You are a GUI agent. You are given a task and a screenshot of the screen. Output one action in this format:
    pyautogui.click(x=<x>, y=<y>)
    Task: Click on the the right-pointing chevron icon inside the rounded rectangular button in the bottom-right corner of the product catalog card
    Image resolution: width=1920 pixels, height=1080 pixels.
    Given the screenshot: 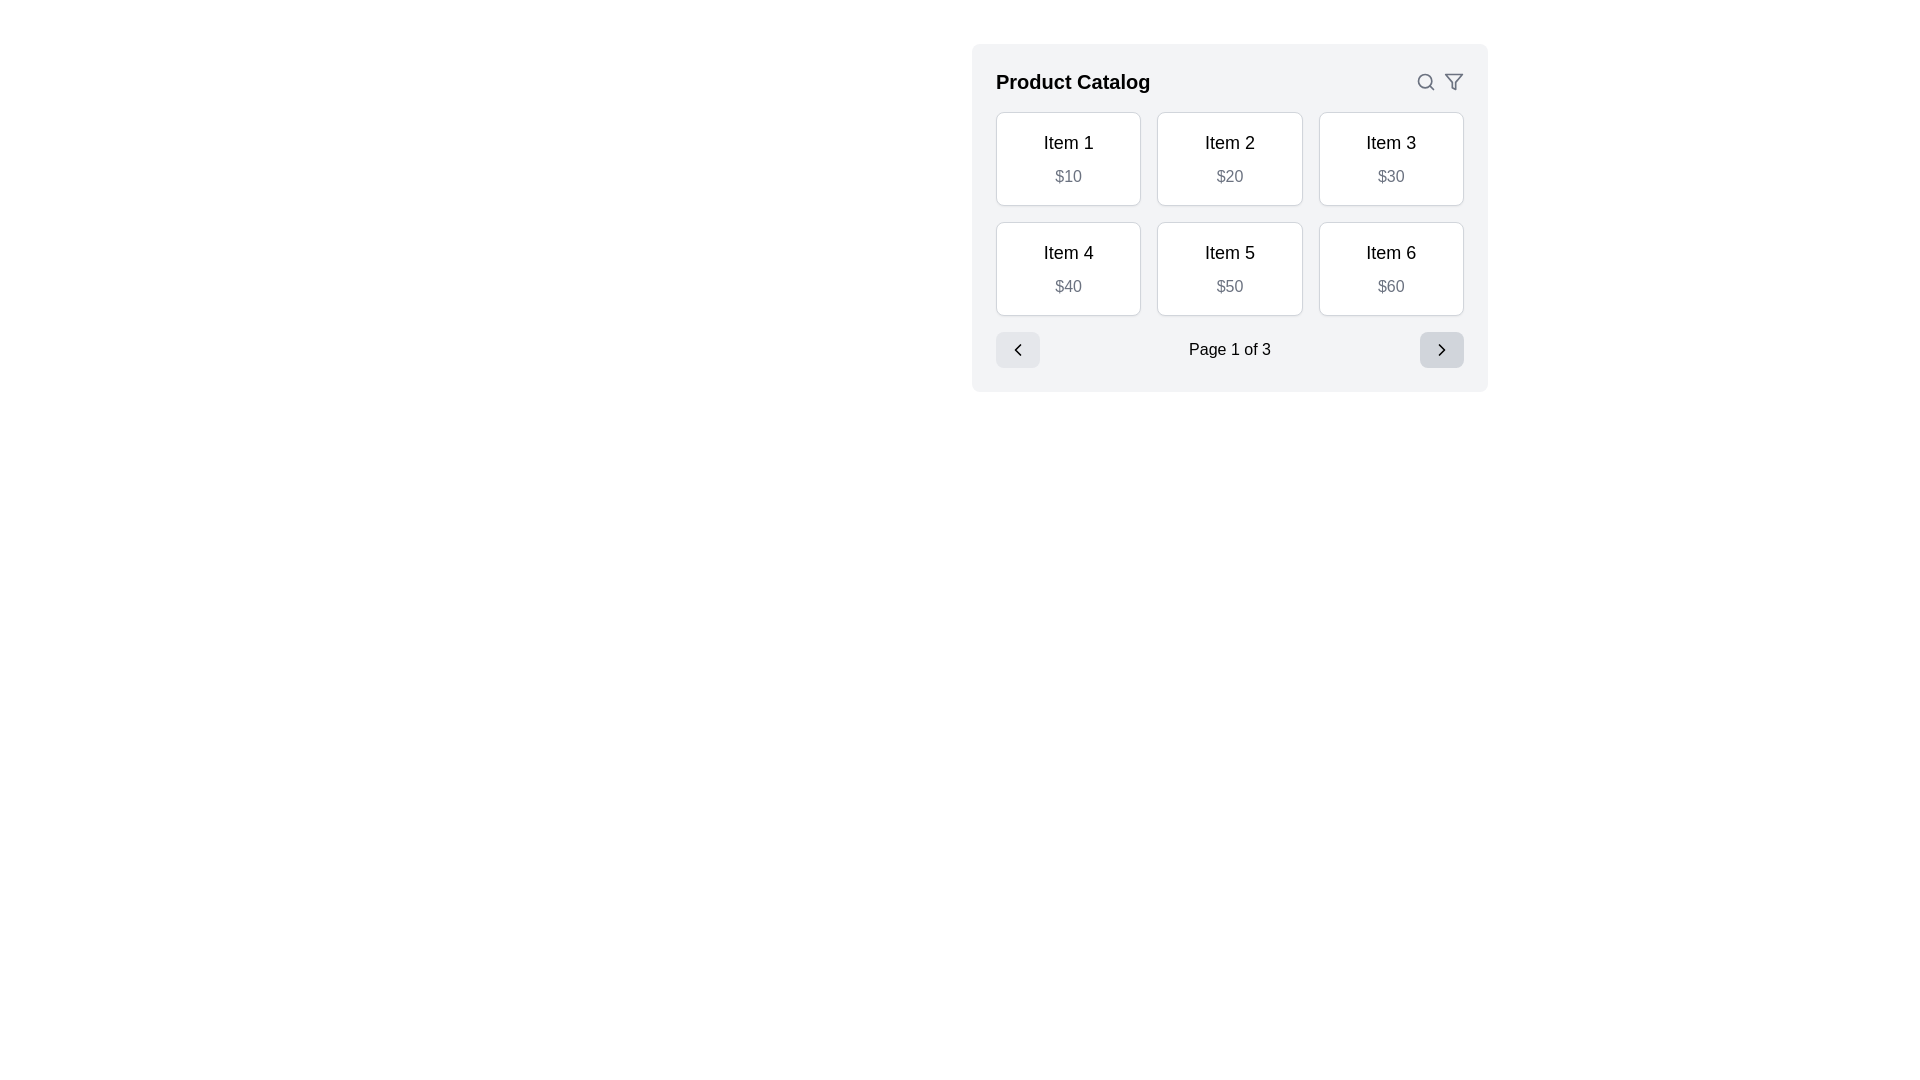 What is the action you would take?
    pyautogui.click(x=1441, y=349)
    